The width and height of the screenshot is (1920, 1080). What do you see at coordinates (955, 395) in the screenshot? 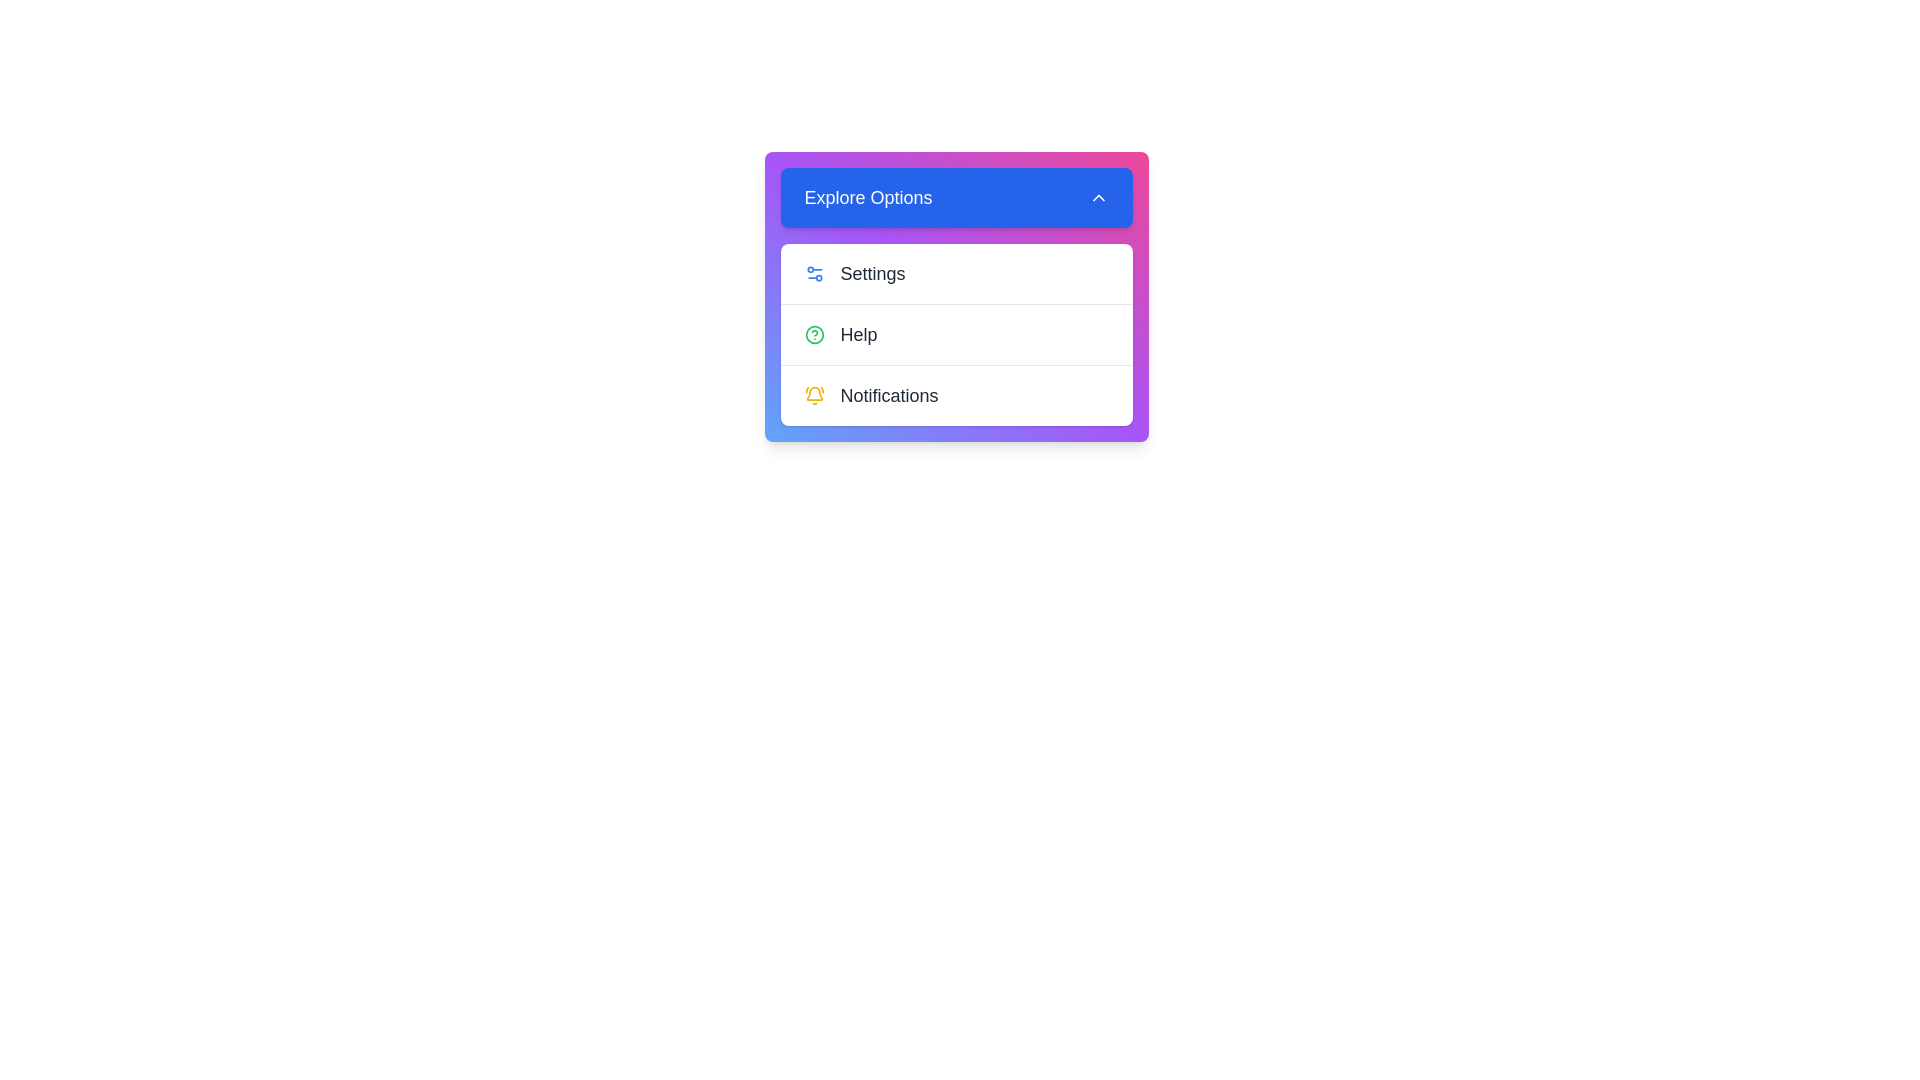
I see `the menu item Notifications` at bounding box center [955, 395].